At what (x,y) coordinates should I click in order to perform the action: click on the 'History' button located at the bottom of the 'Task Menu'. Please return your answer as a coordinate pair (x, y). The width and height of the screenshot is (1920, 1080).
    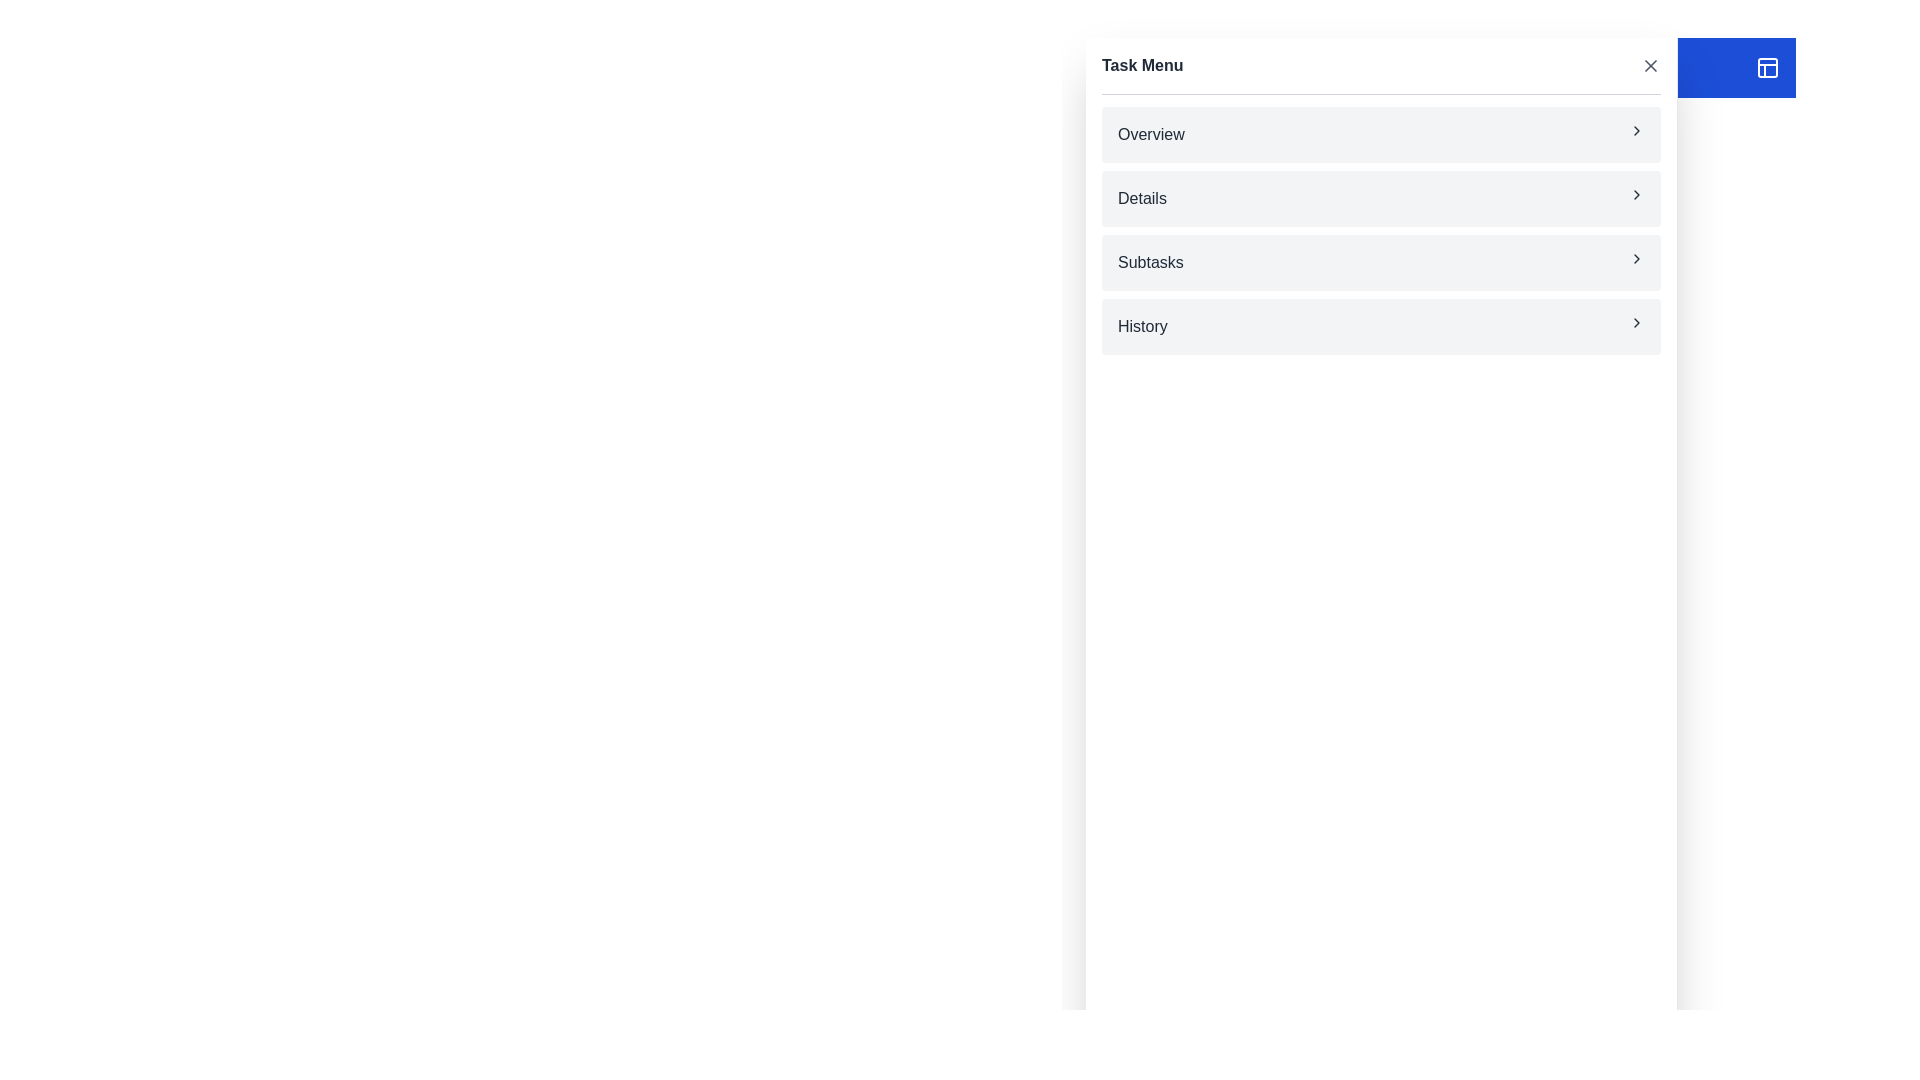
    Looking at the image, I should click on (1380, 326).